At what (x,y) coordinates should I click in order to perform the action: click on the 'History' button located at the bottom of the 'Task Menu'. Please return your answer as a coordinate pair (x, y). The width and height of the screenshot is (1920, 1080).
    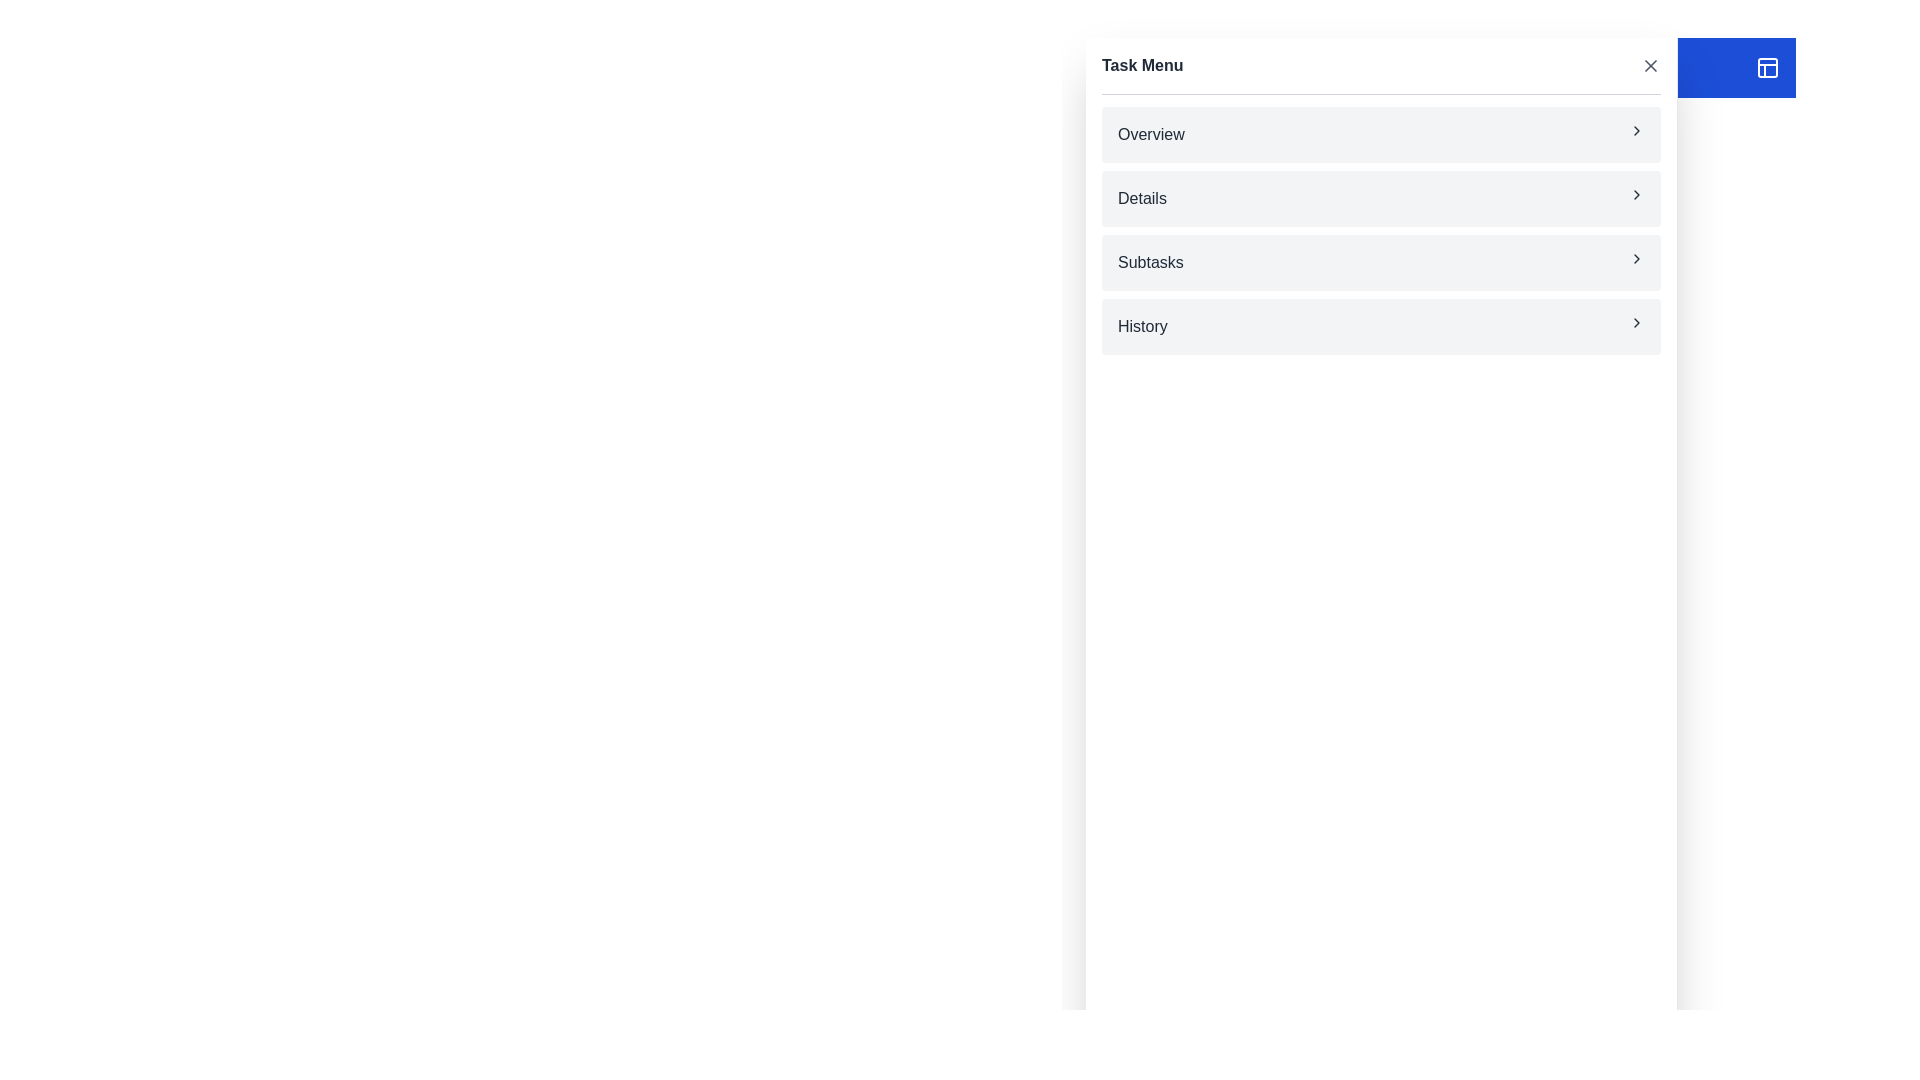
    Looking at the image, I should click on (1380, 326).